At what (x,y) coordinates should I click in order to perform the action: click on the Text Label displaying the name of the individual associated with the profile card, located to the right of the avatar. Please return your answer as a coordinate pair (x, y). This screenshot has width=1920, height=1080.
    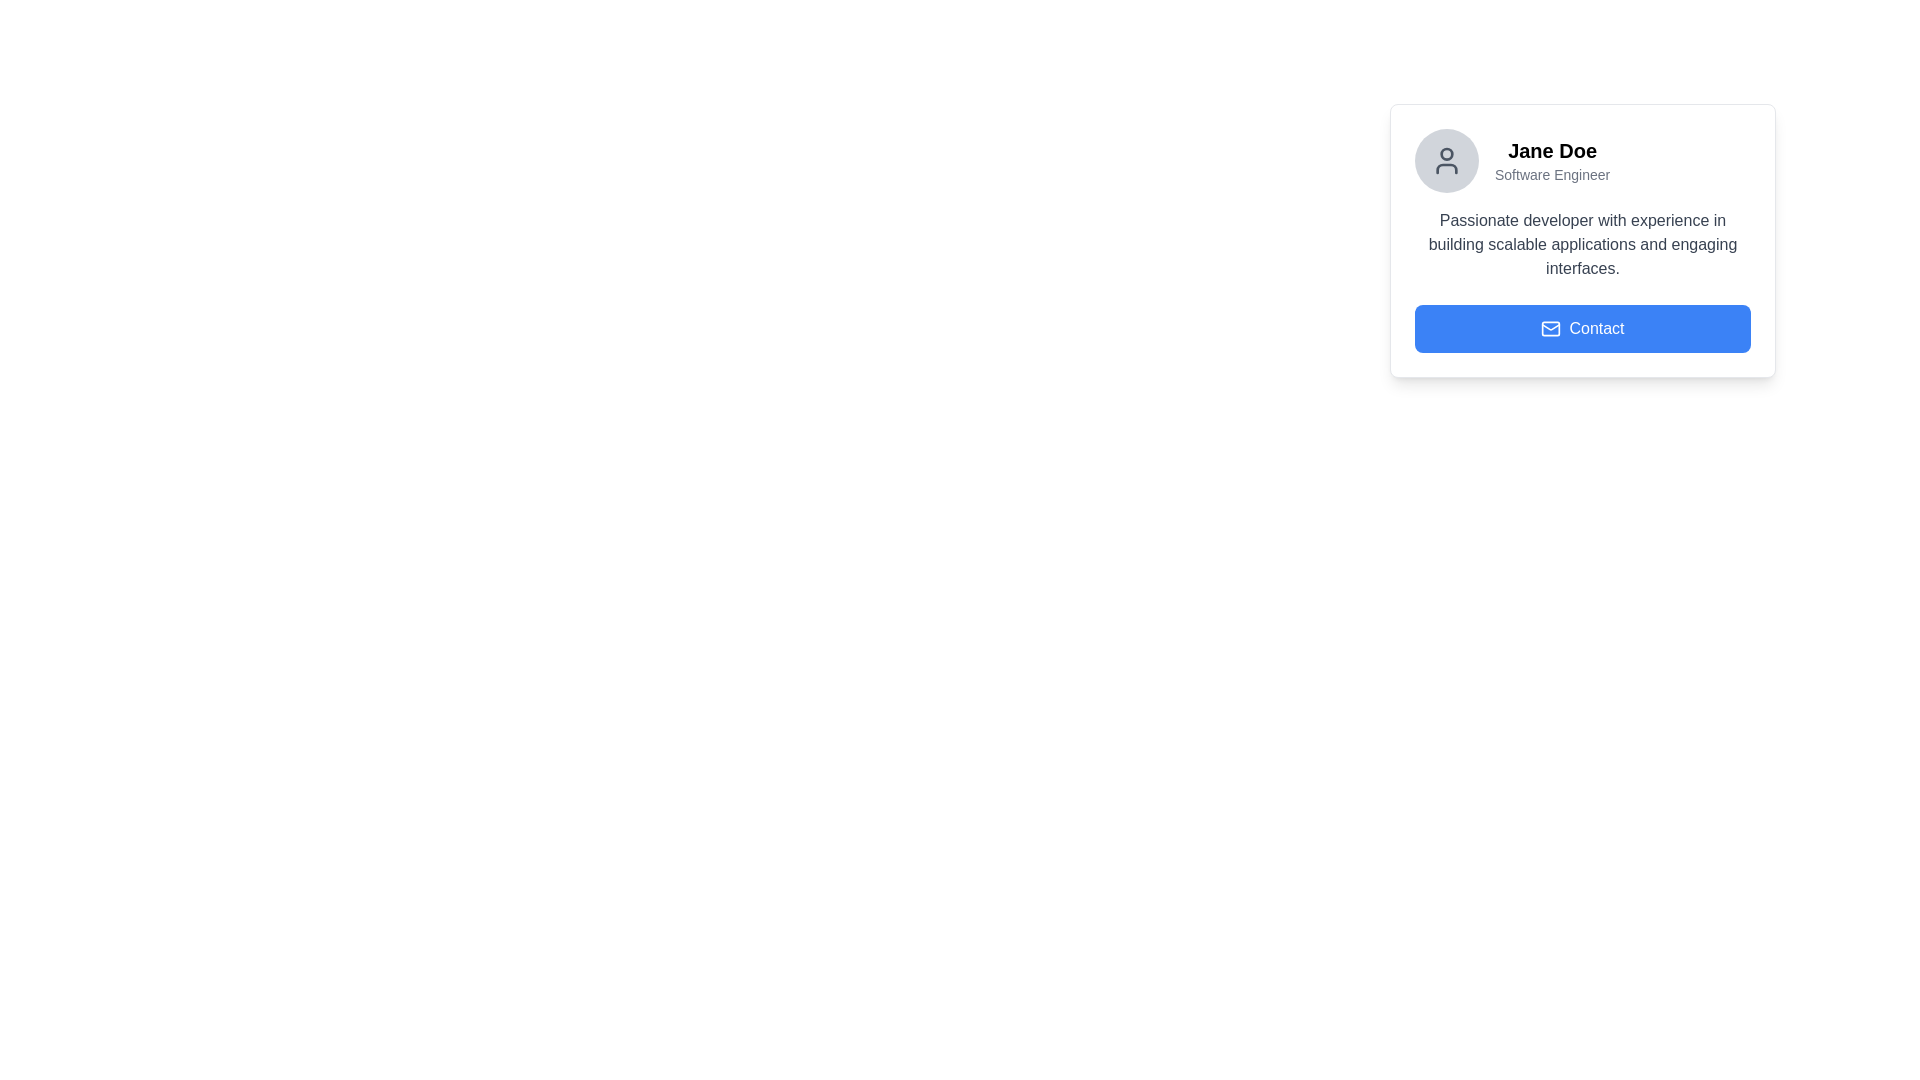
    Looking at the image, I should click on (1551, 149).